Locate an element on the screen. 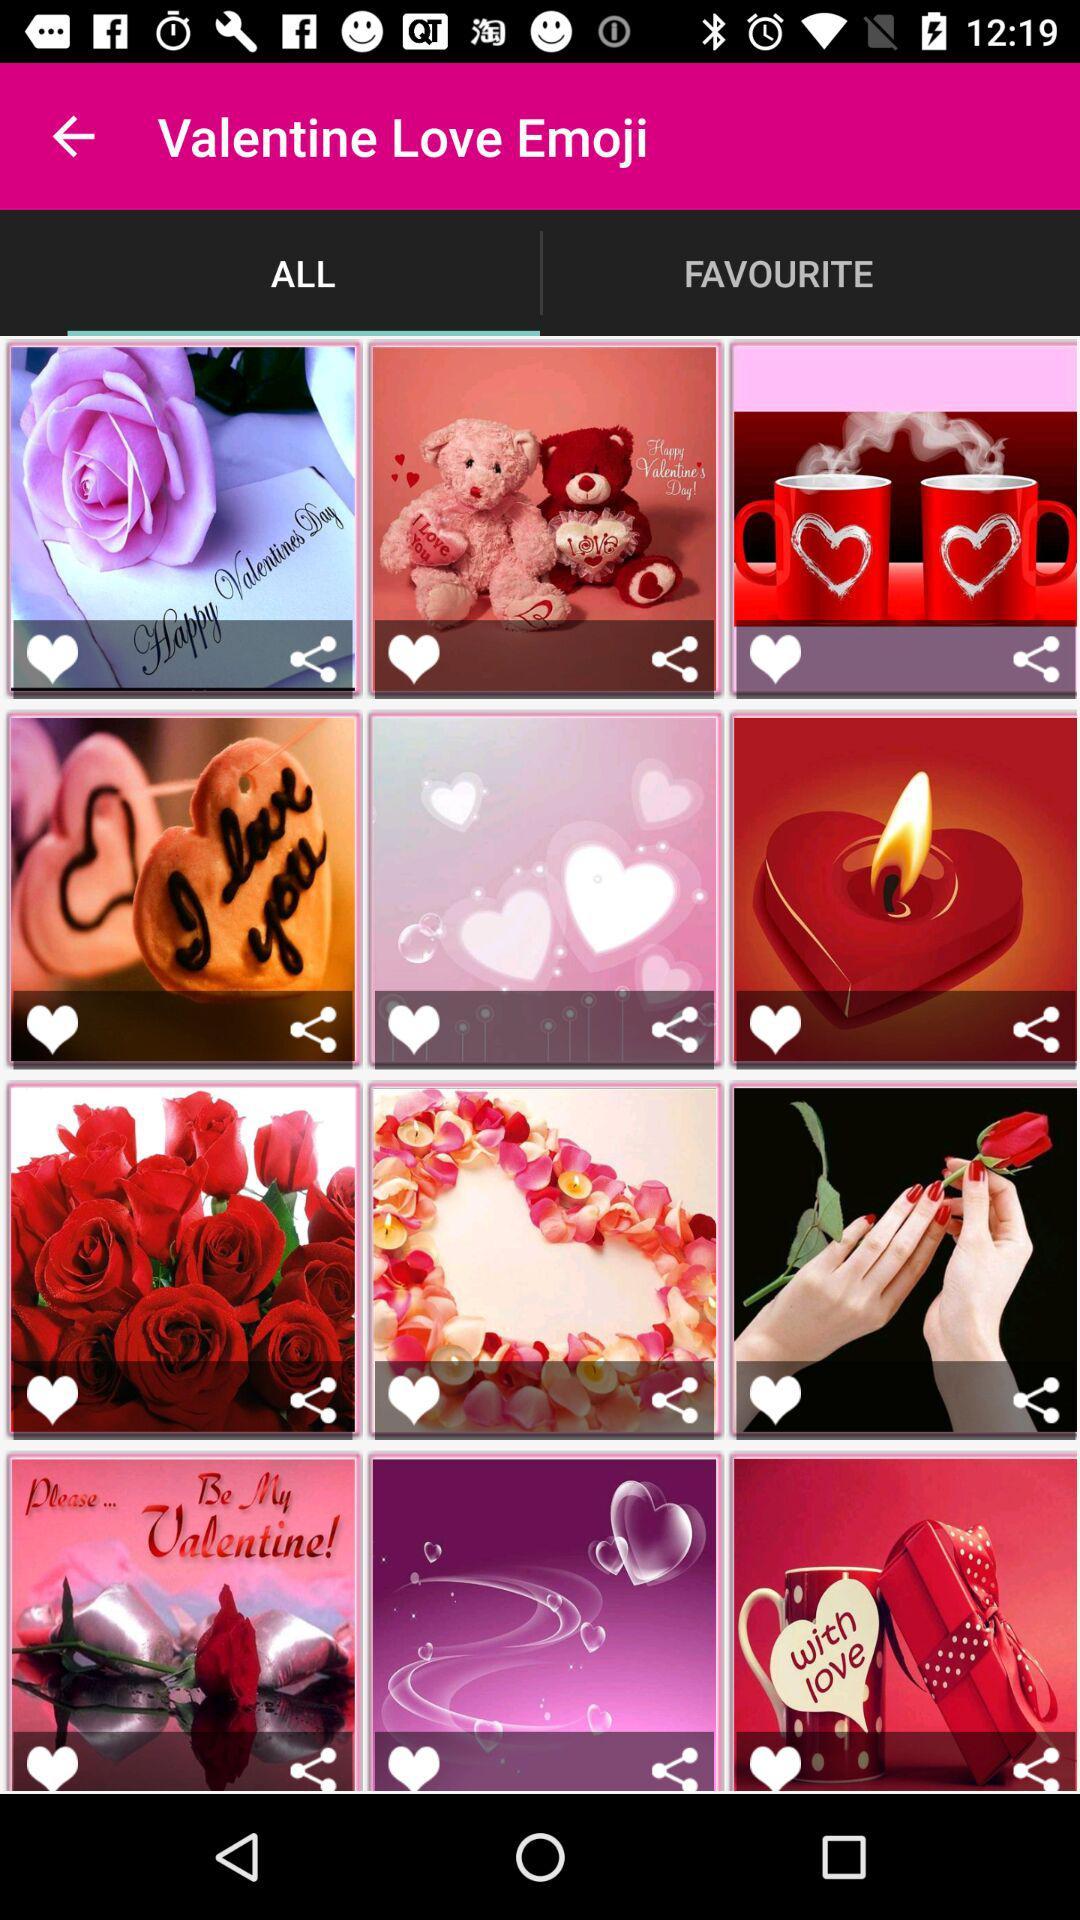 The image size is (1080, 1920). heart symbol is located at coordinates (51, 1768).